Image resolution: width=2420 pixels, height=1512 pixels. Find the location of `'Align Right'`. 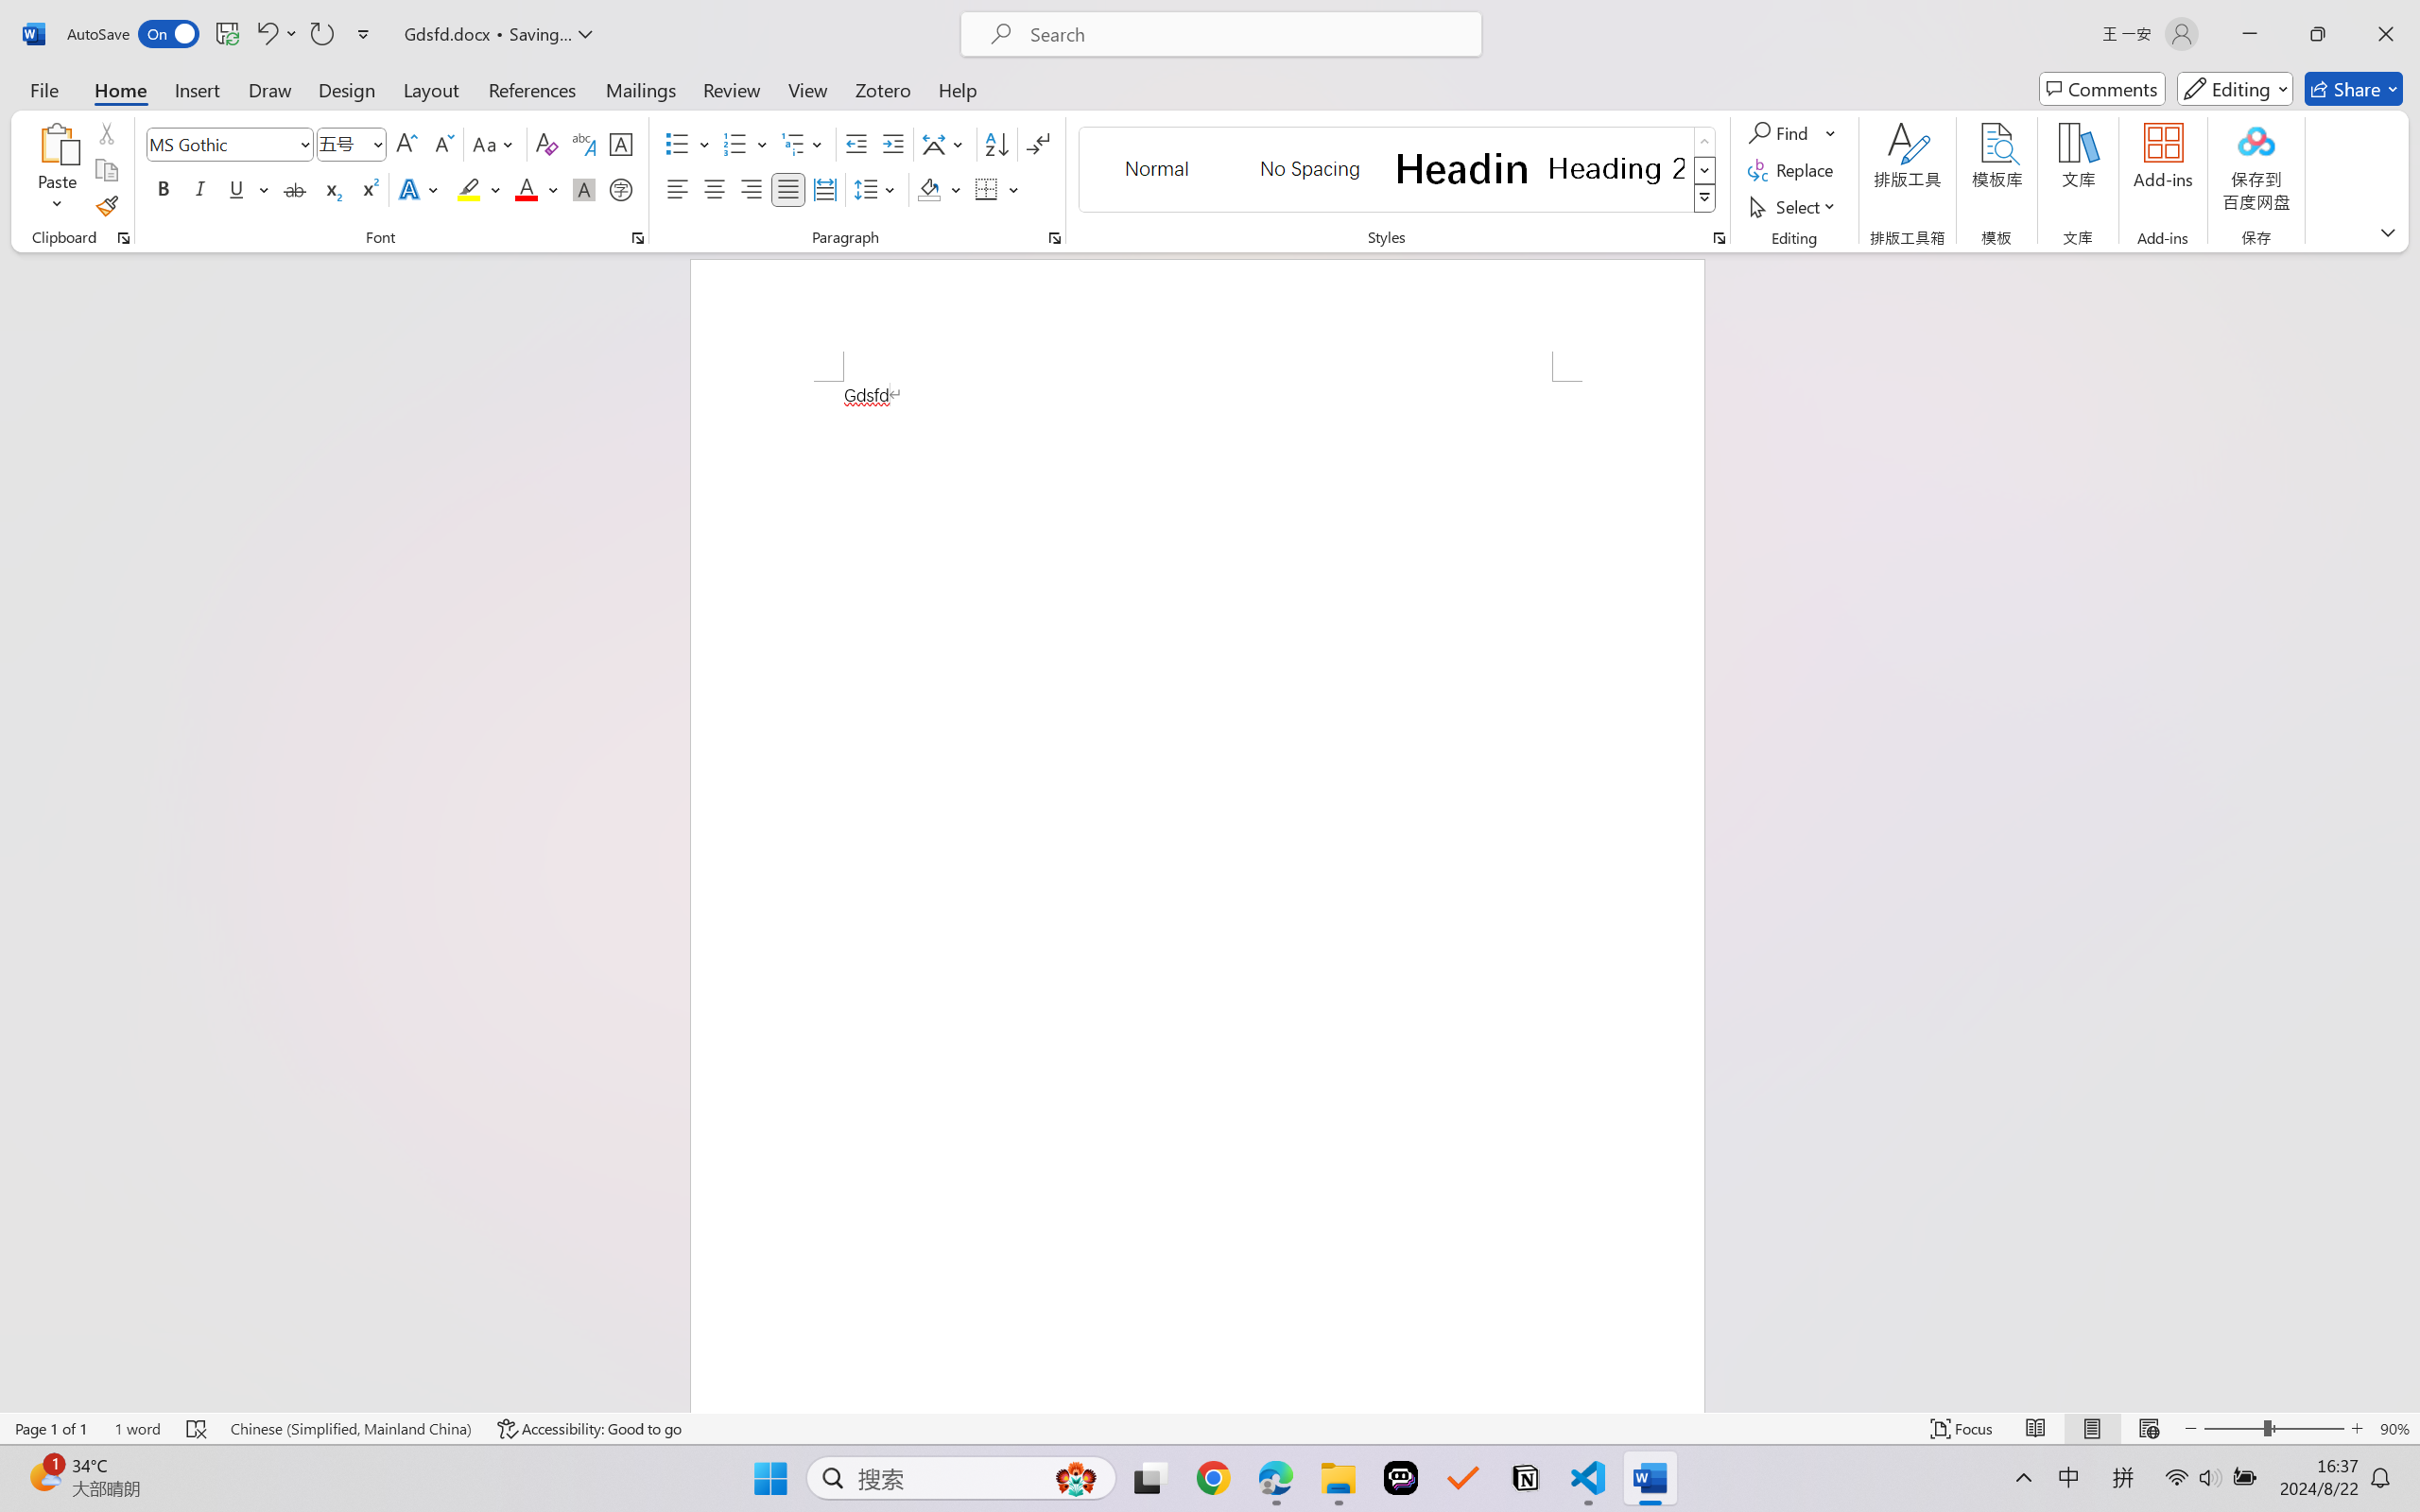

'Align Right' is located at coordinates (752, 188).